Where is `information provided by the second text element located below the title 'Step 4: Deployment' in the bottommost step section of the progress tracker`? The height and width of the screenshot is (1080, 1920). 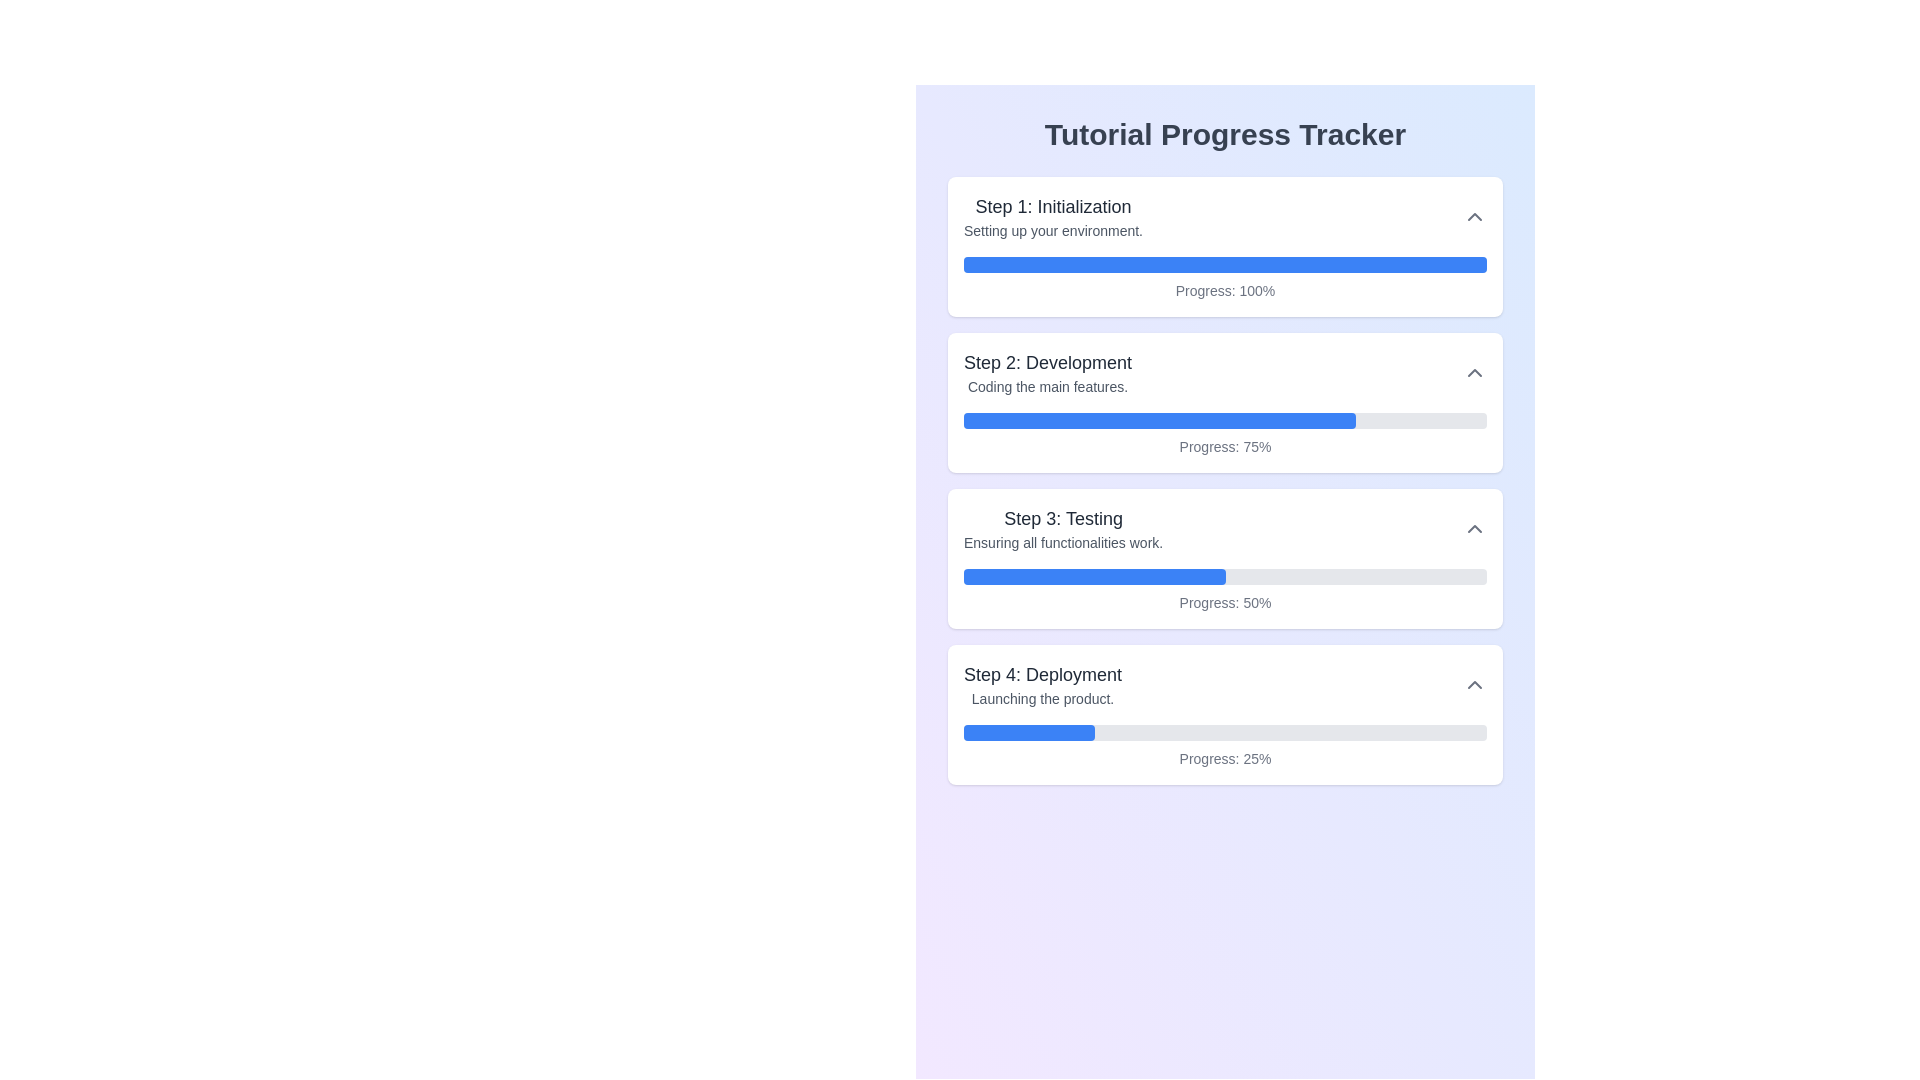 information provided by the second text element located below the title 'Step 4: Deployment' in the bottommost step section of the progress tracker is located at coordinates (1042, 697).